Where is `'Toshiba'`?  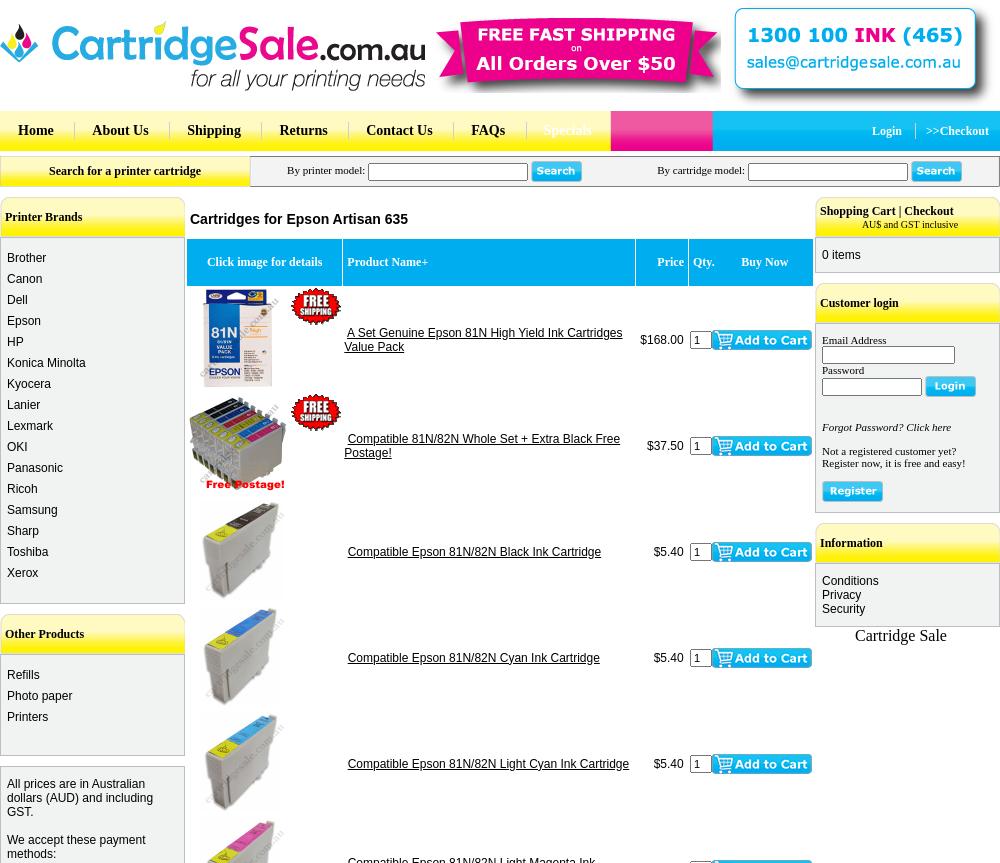
'Toshiba' is located at coordinates (27, 551).